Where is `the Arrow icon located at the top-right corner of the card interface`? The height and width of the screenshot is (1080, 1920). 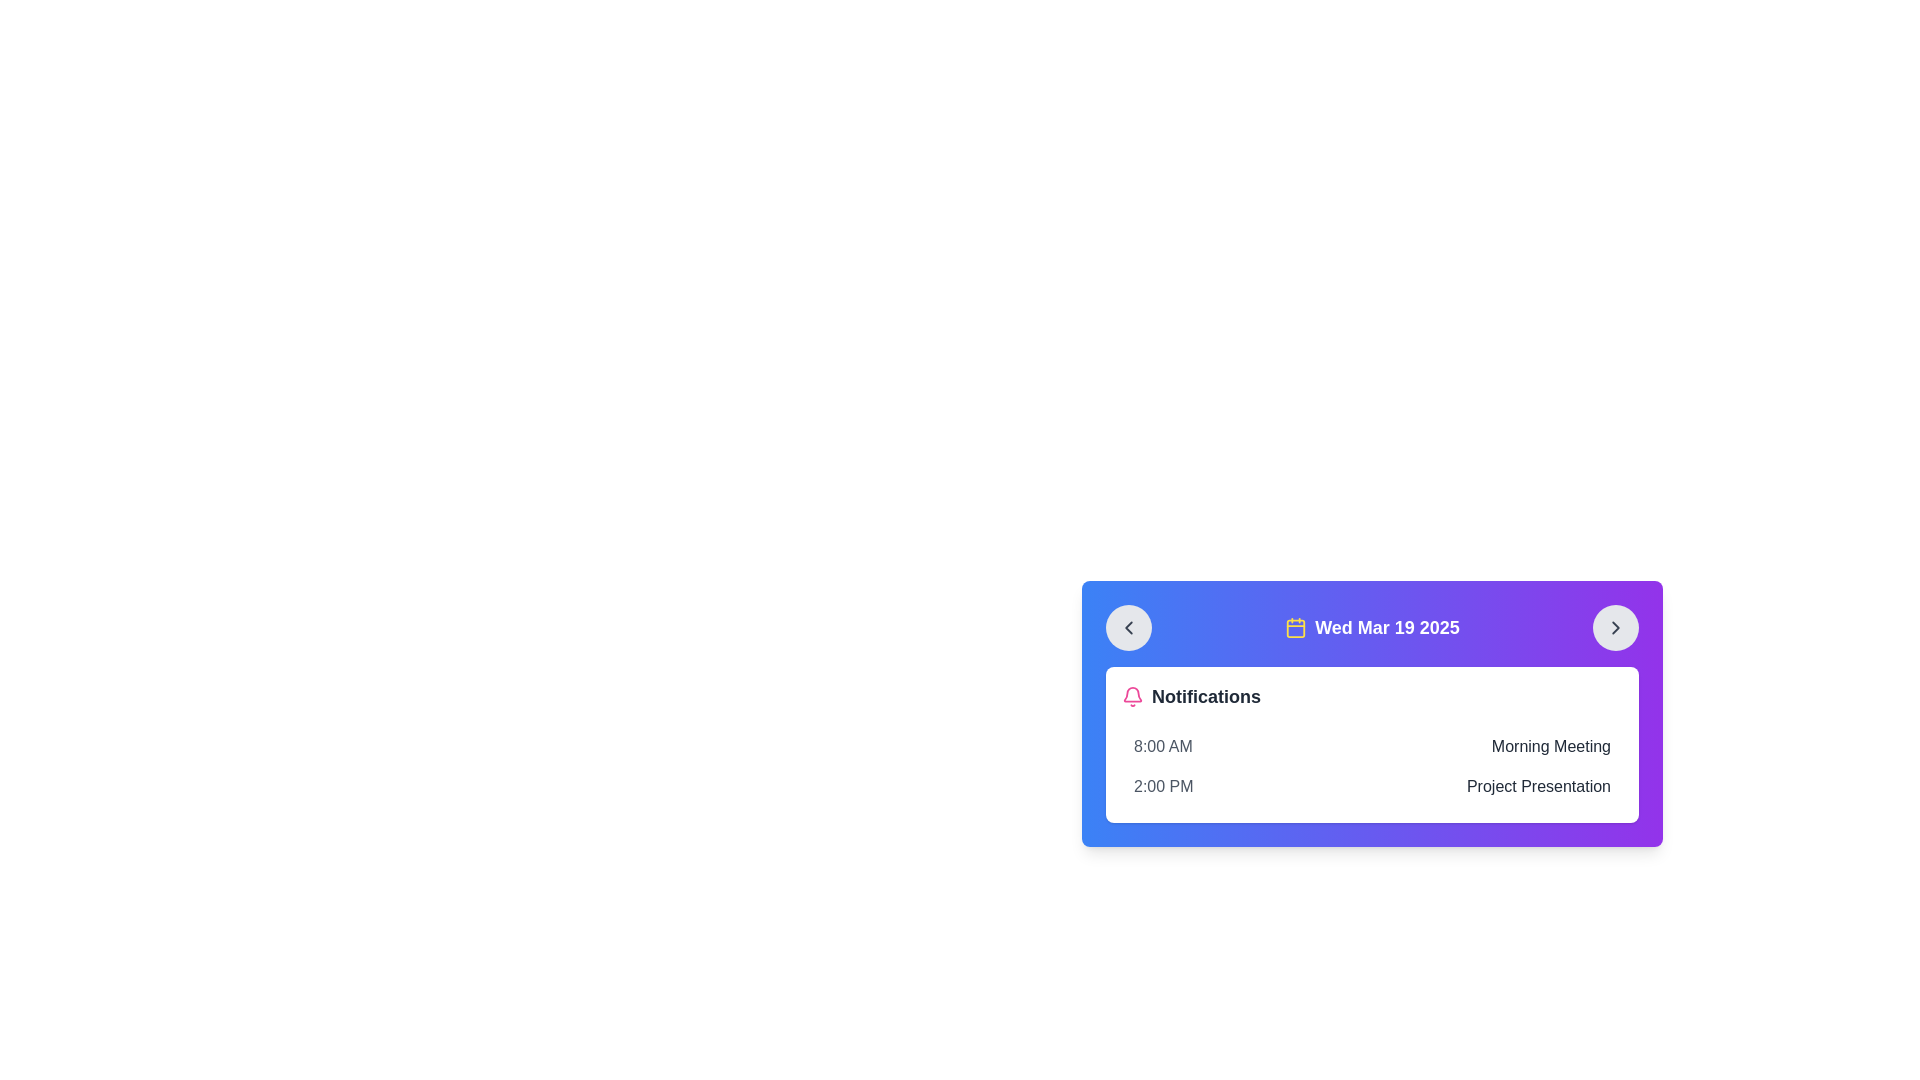 the Arrow icon located at the top-right corner of the card interface is located at coordinates (1128, 627).